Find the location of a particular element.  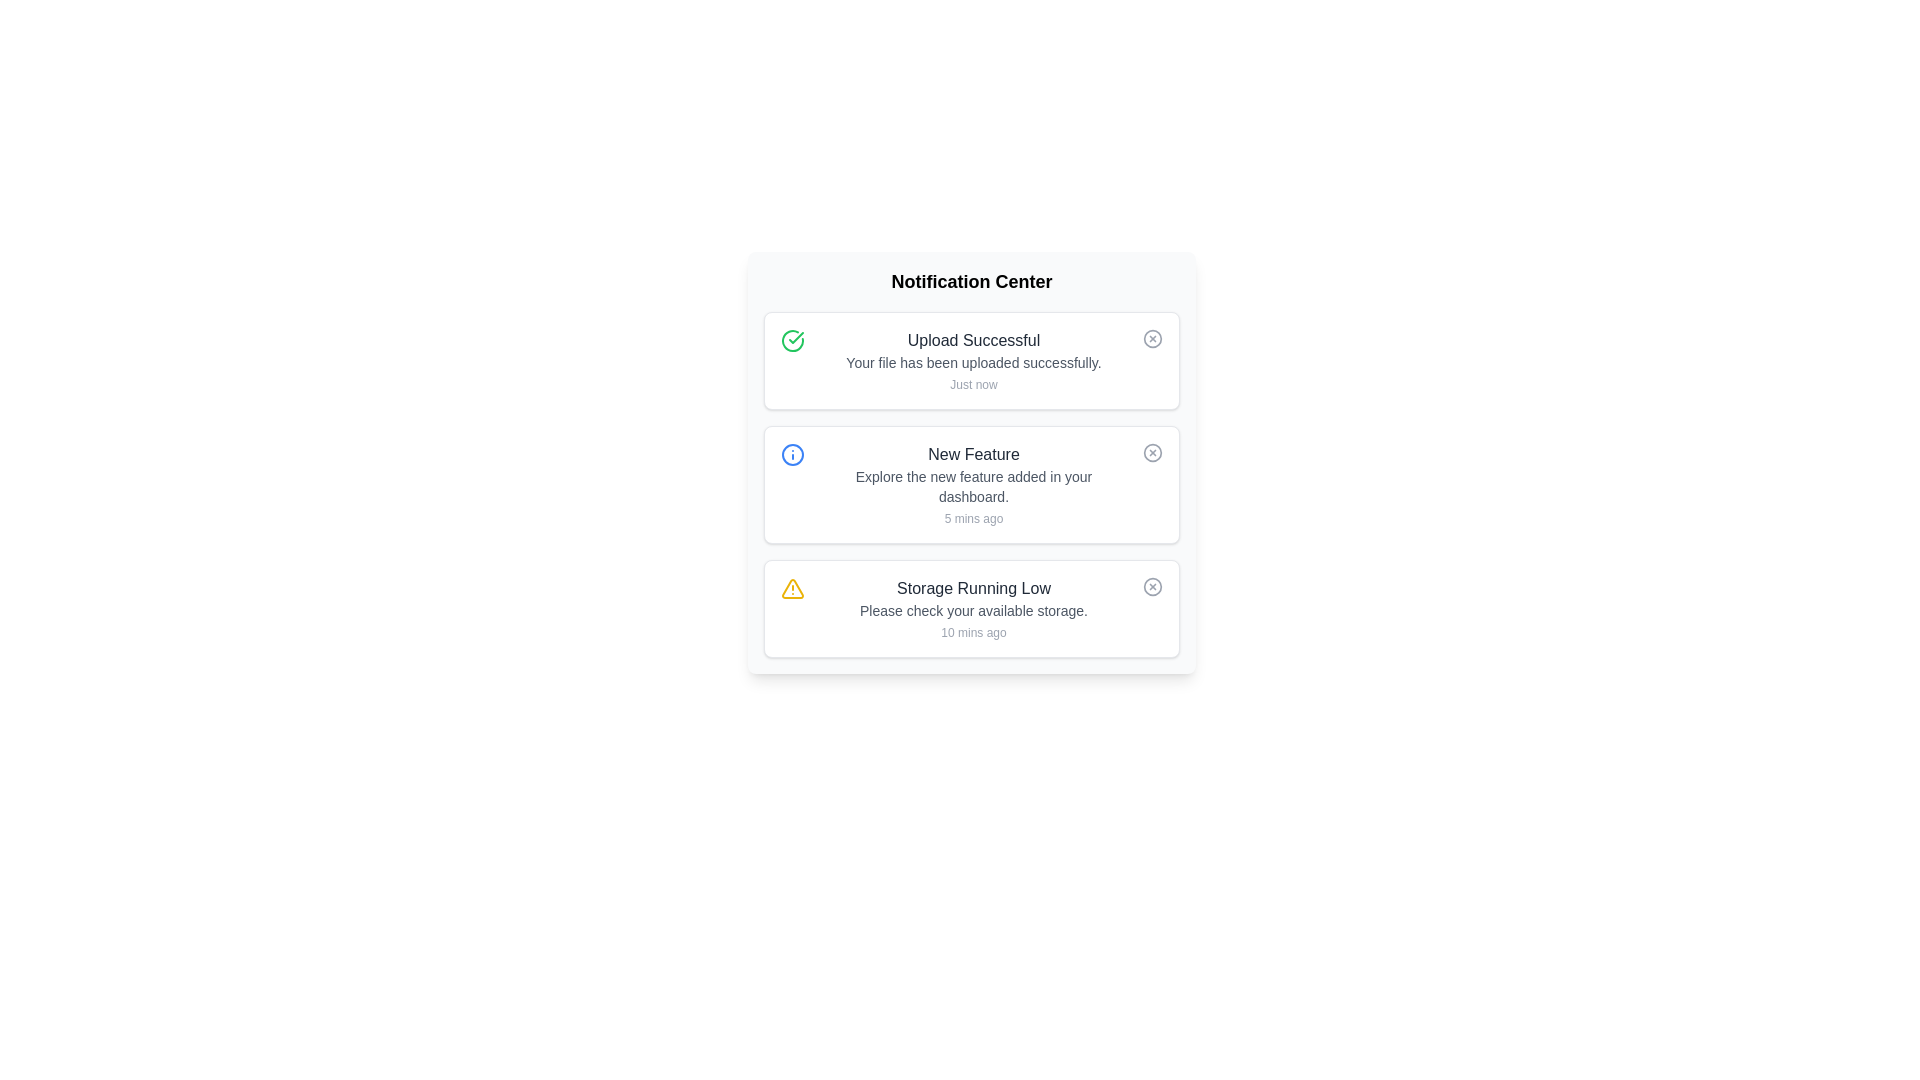

message displayed in the third notification of the notification center indicating low storage is located at coordinates (974, 608).